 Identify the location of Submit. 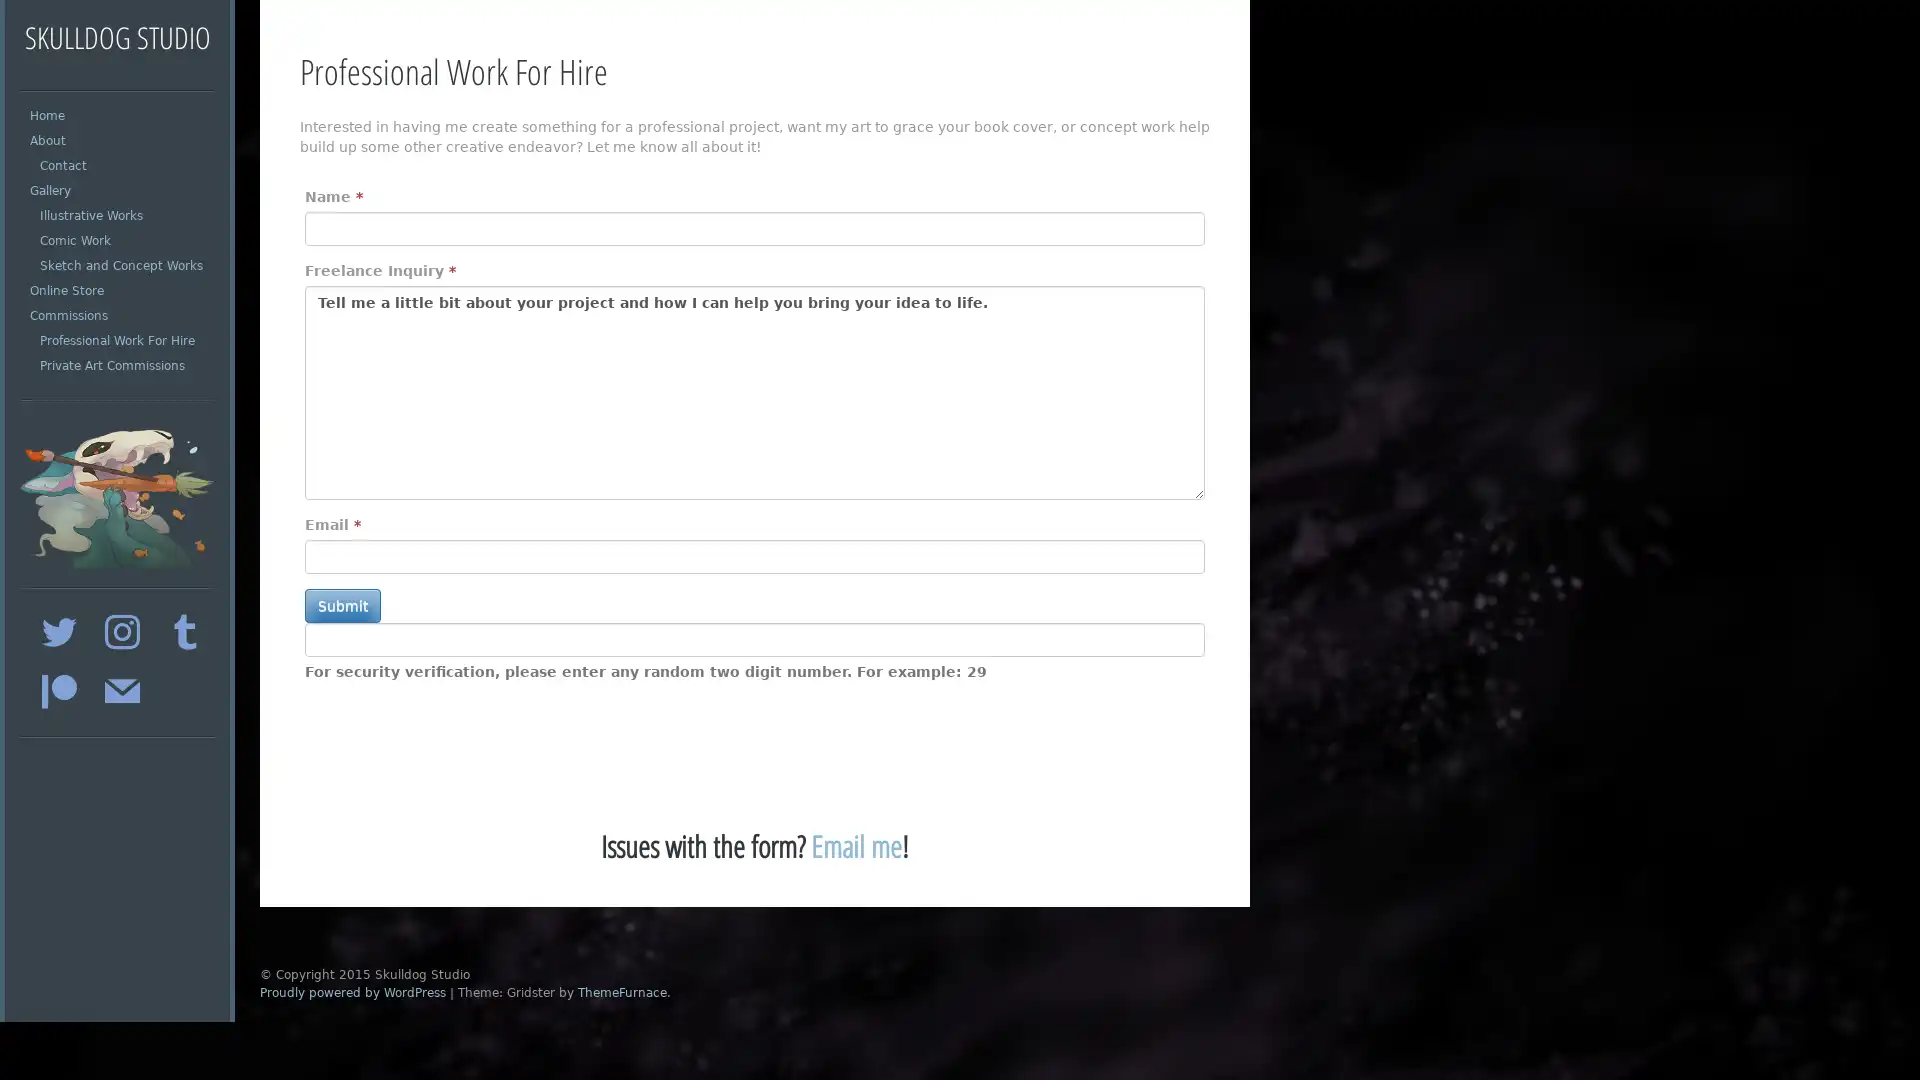
(342, 604).